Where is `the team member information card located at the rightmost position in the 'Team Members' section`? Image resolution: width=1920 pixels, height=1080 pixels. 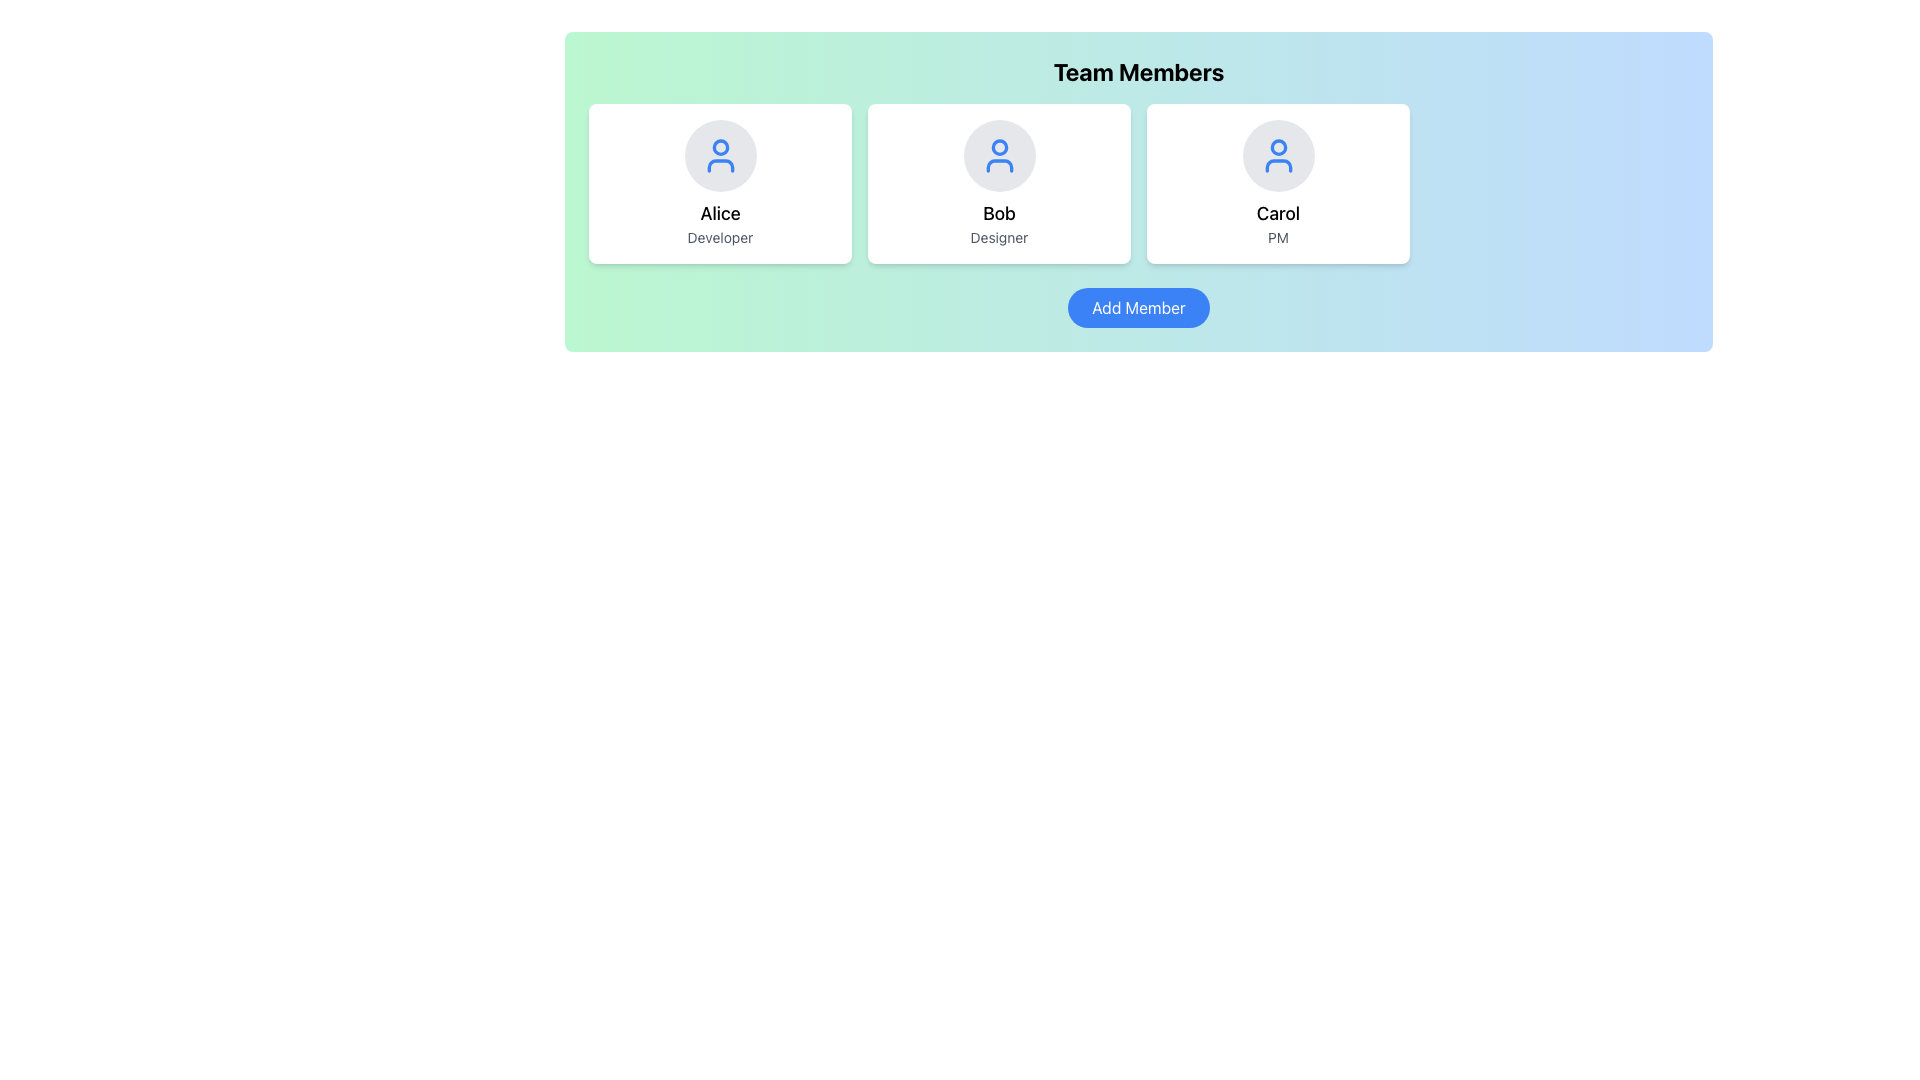 the team member information card located at the rightmost position in the 'Team Members' section is located at coordinates (1277, 184).